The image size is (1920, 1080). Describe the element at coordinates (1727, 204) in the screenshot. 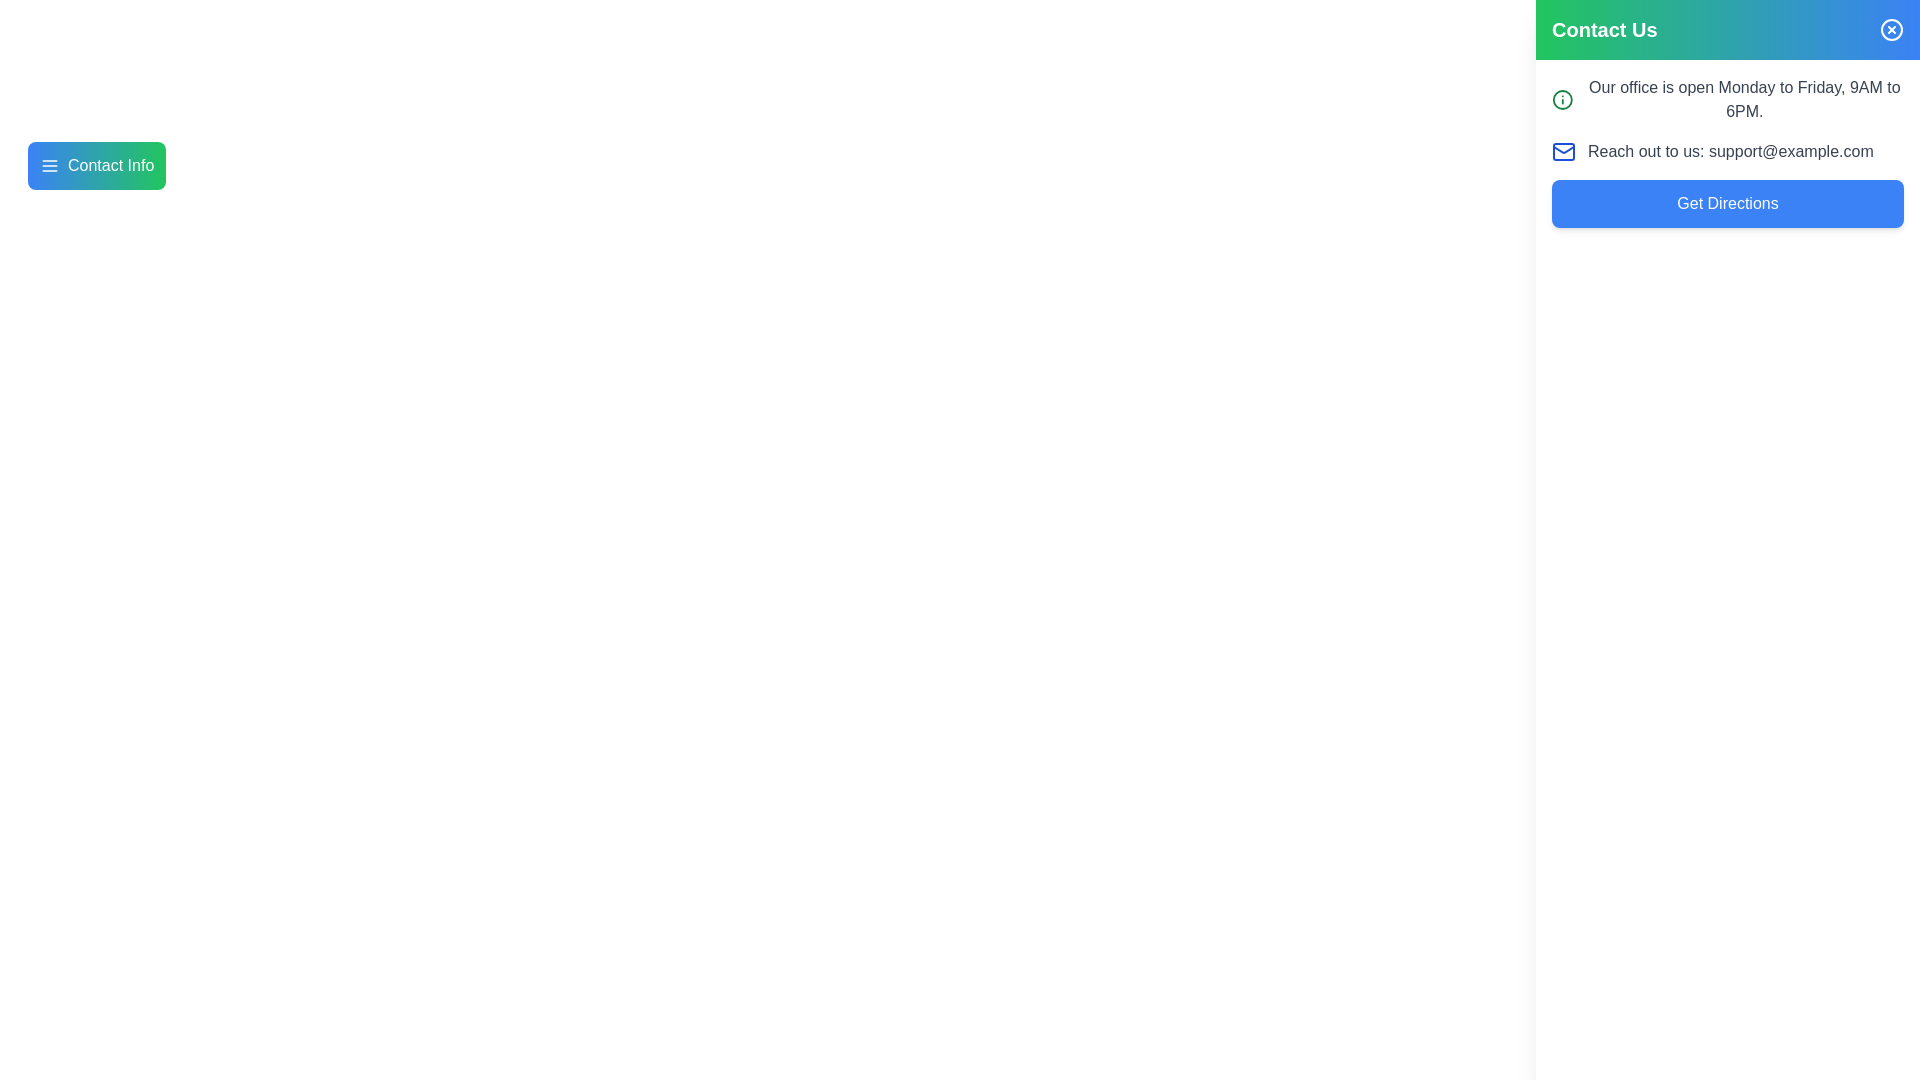

I see `the navigation button located below the email address in the vertical layout to initiate navigation` at that location.